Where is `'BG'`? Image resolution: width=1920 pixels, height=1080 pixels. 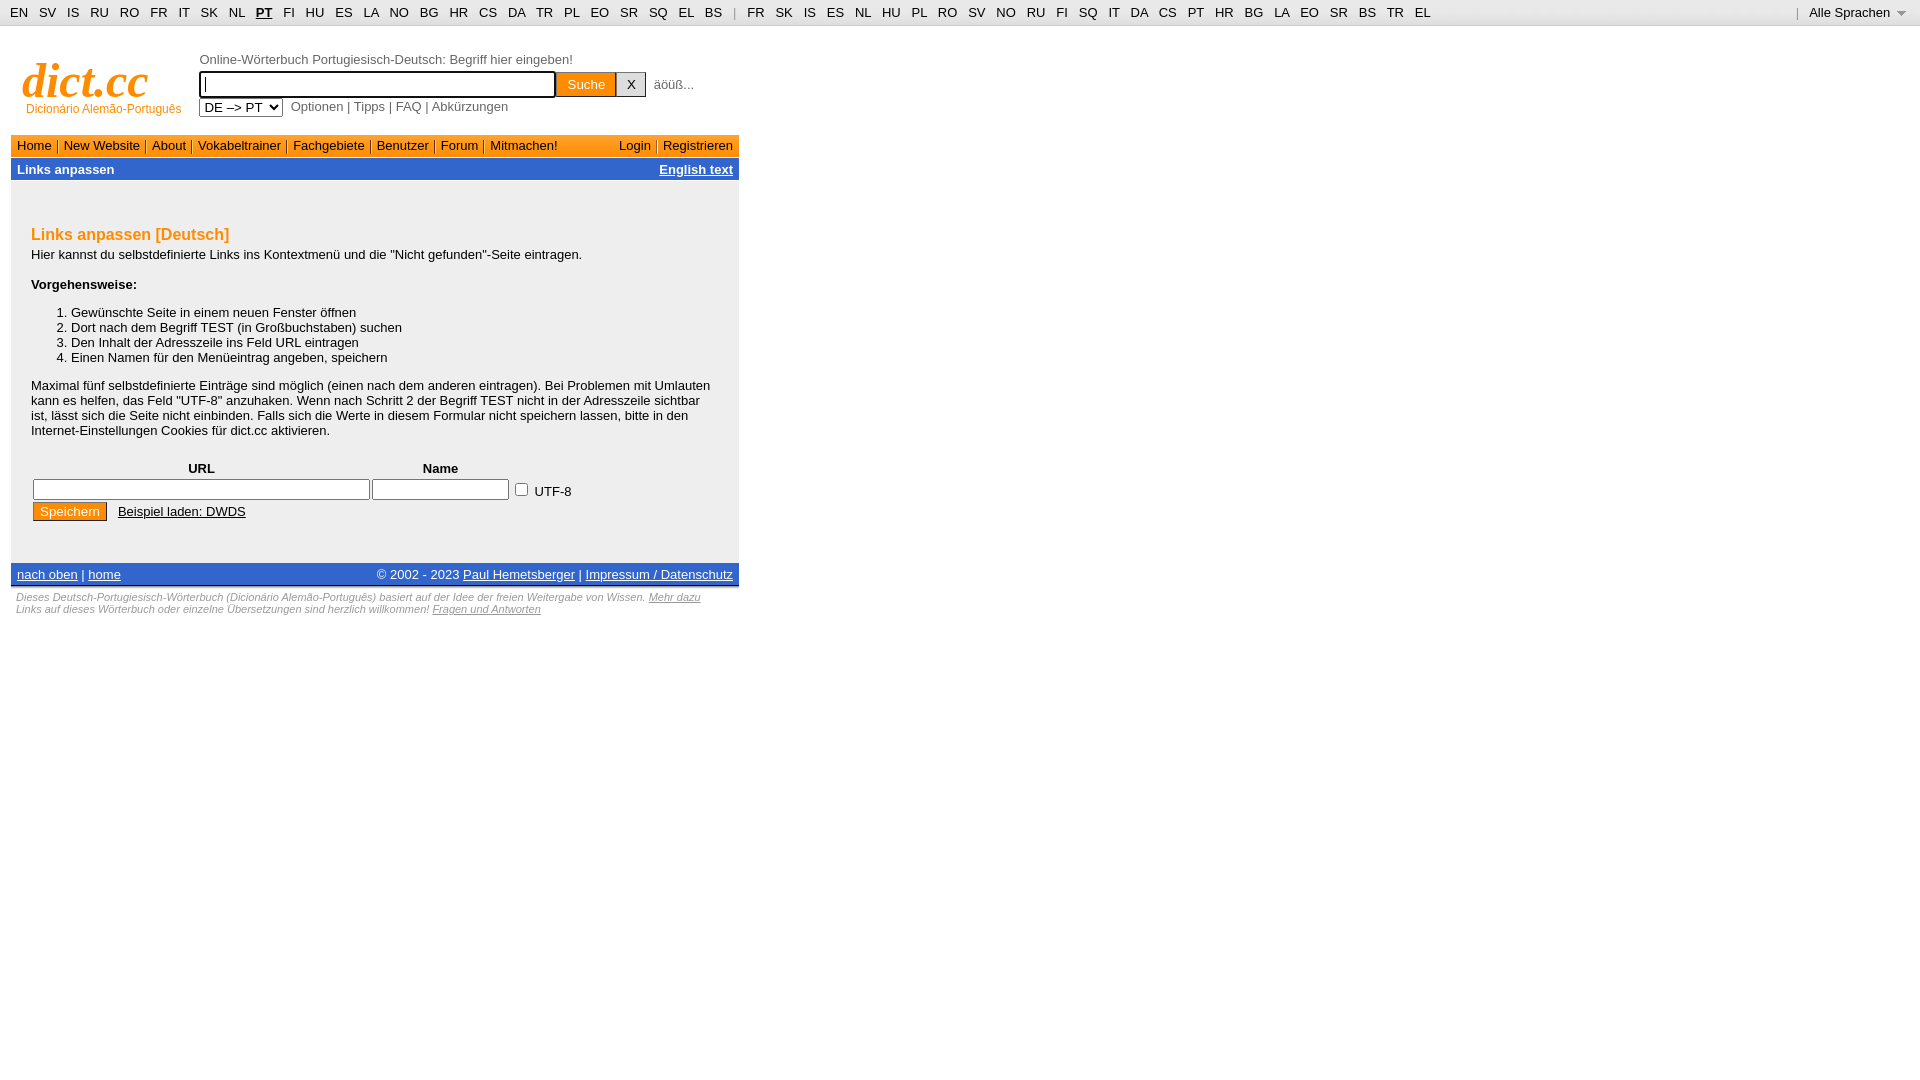 'BG' is located at coordinates (1252, 12).